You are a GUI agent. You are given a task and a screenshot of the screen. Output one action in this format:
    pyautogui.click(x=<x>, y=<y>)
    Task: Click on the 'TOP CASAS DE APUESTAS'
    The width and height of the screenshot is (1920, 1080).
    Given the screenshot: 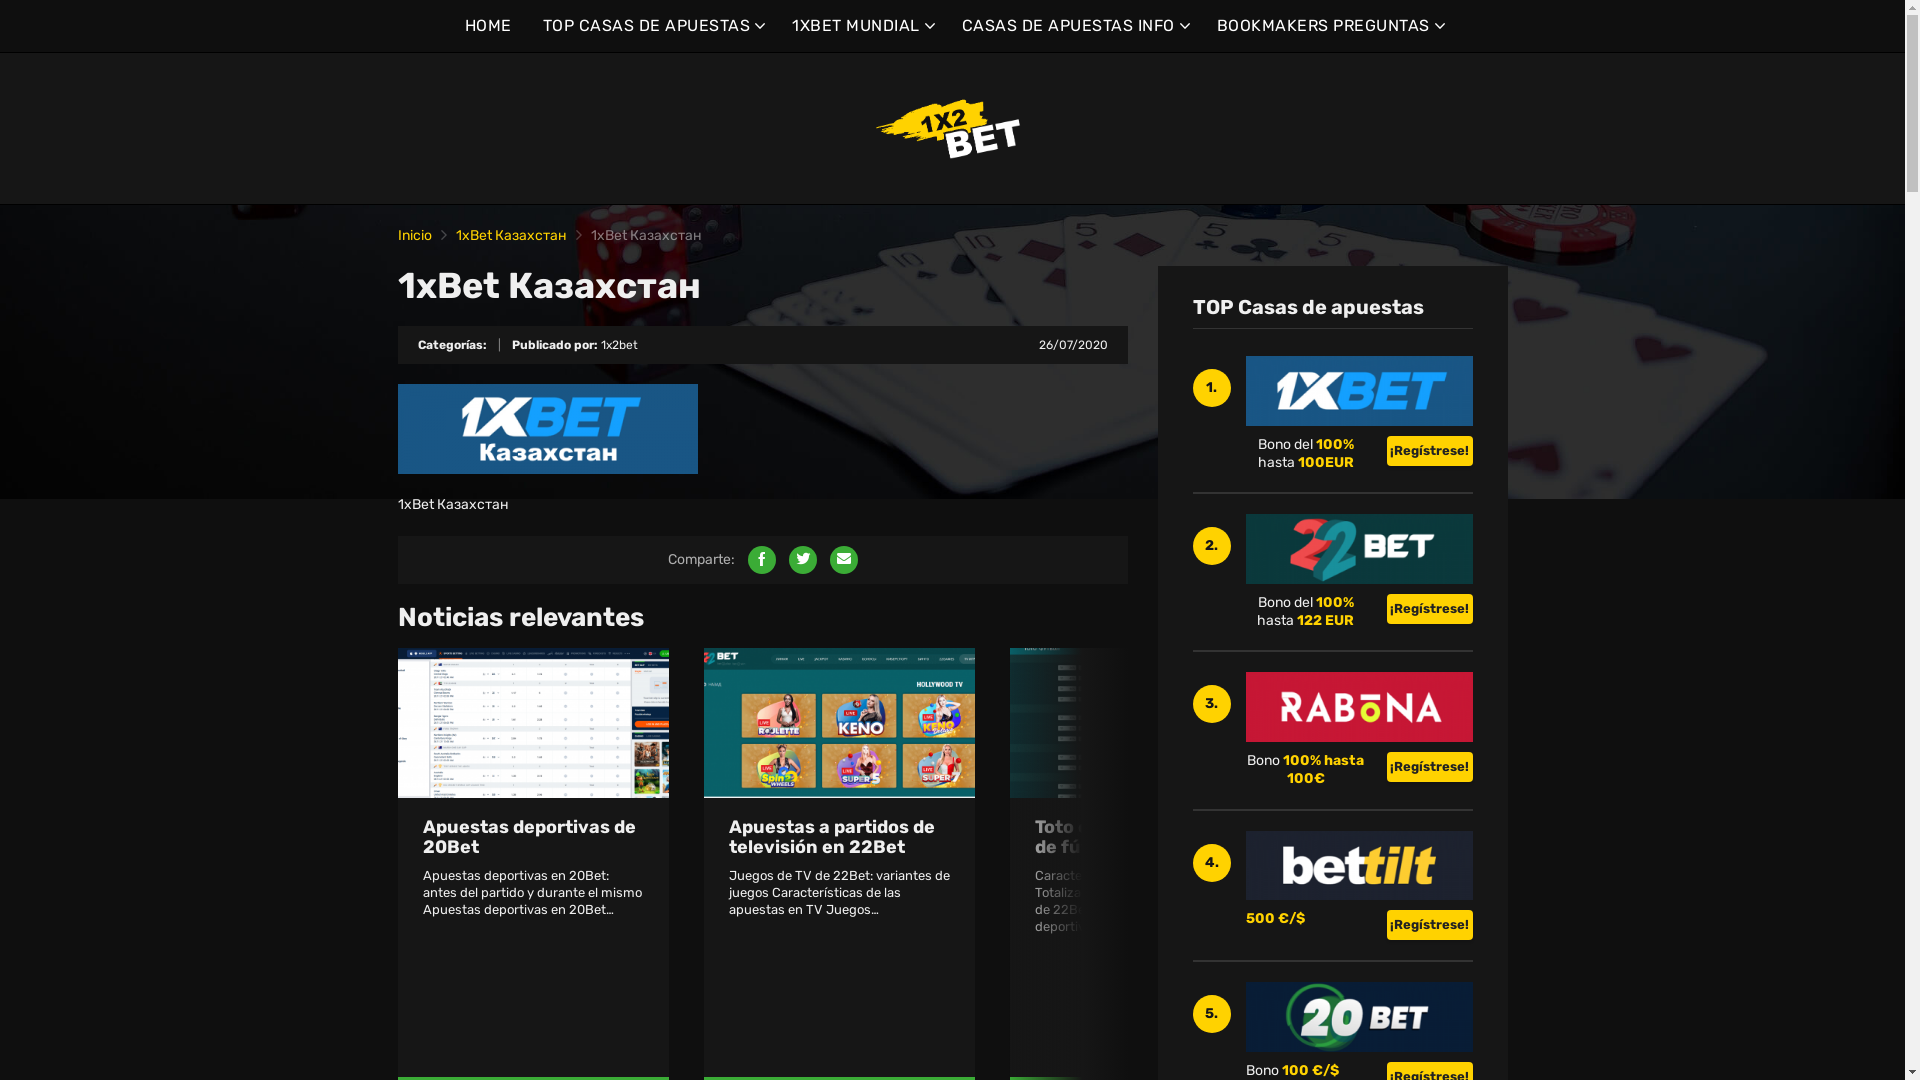 What is the action you would take?
    pyautogui.click(x=542, y=26)
    